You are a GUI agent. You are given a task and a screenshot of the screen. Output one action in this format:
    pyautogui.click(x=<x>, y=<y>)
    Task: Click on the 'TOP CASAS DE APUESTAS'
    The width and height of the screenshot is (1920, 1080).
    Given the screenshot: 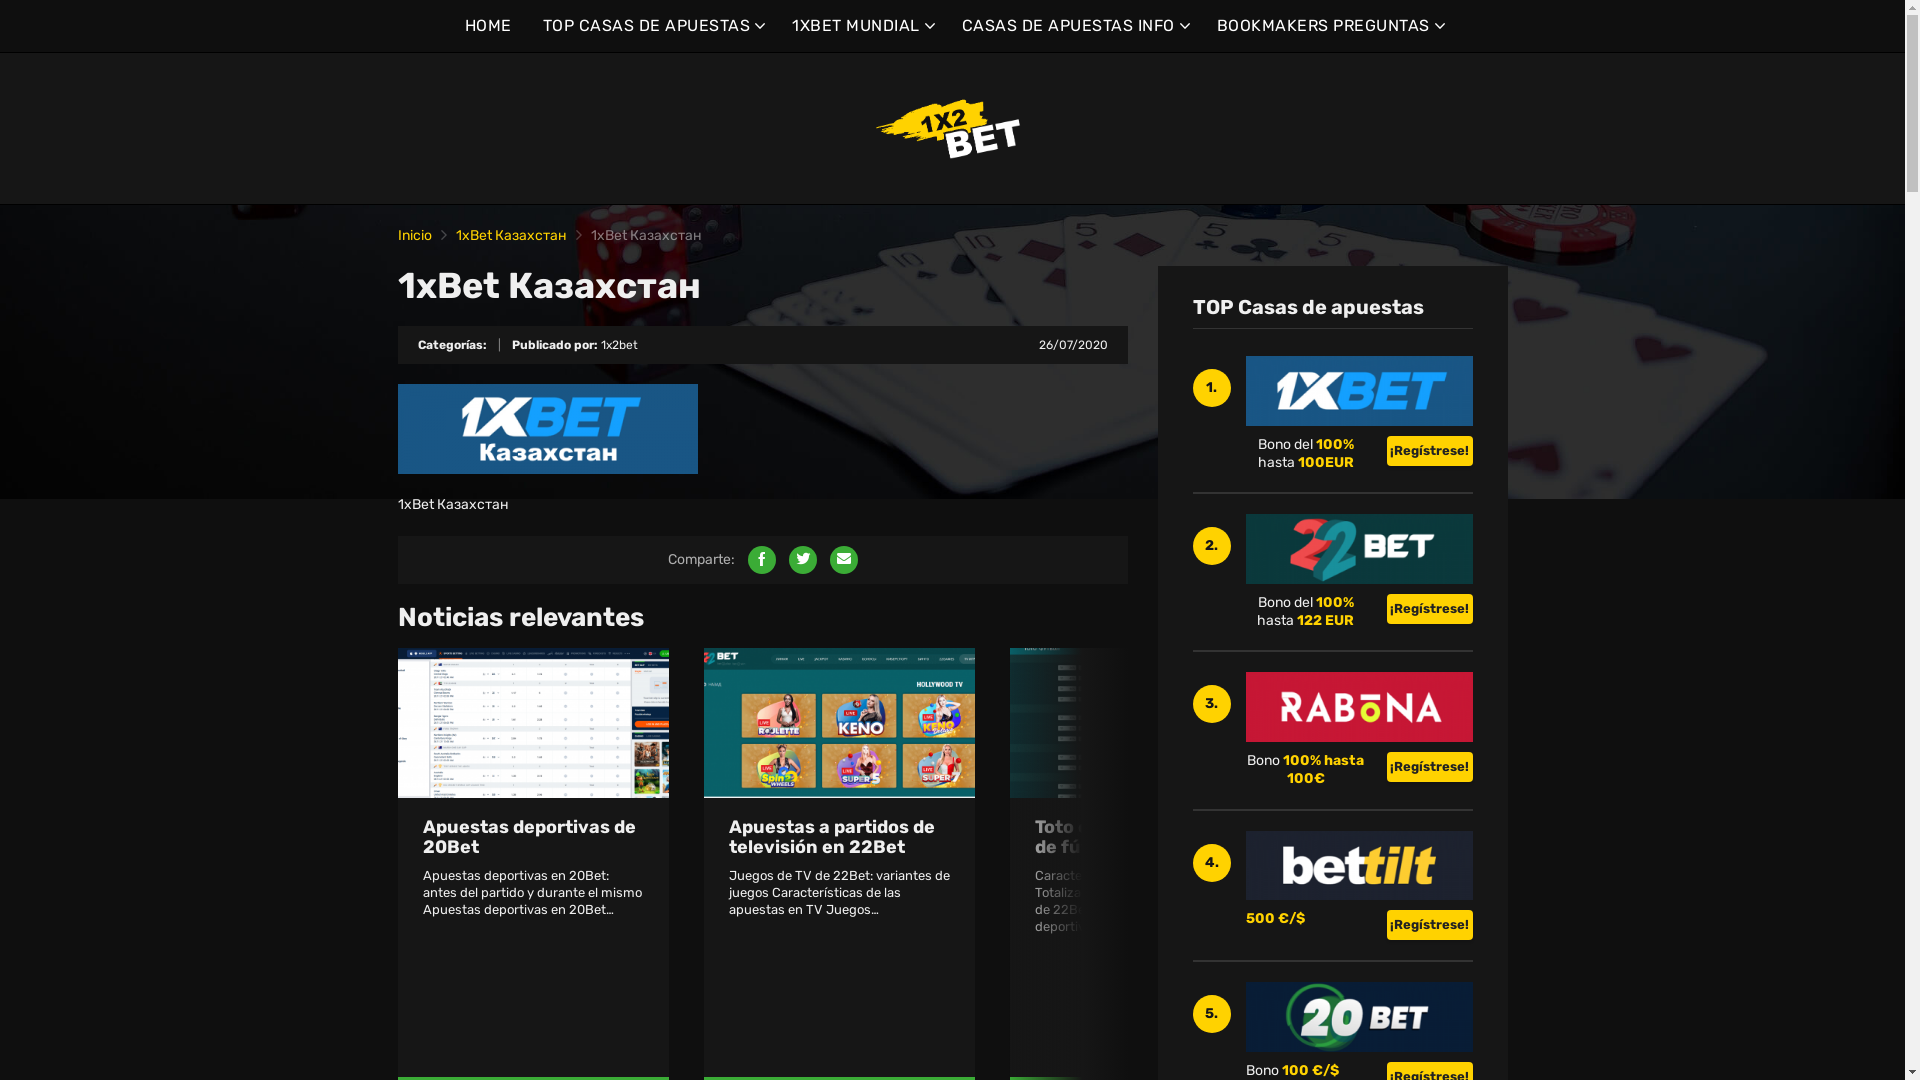 What is the action you would take?
    pyautogui.click(x=542, y=26)
    